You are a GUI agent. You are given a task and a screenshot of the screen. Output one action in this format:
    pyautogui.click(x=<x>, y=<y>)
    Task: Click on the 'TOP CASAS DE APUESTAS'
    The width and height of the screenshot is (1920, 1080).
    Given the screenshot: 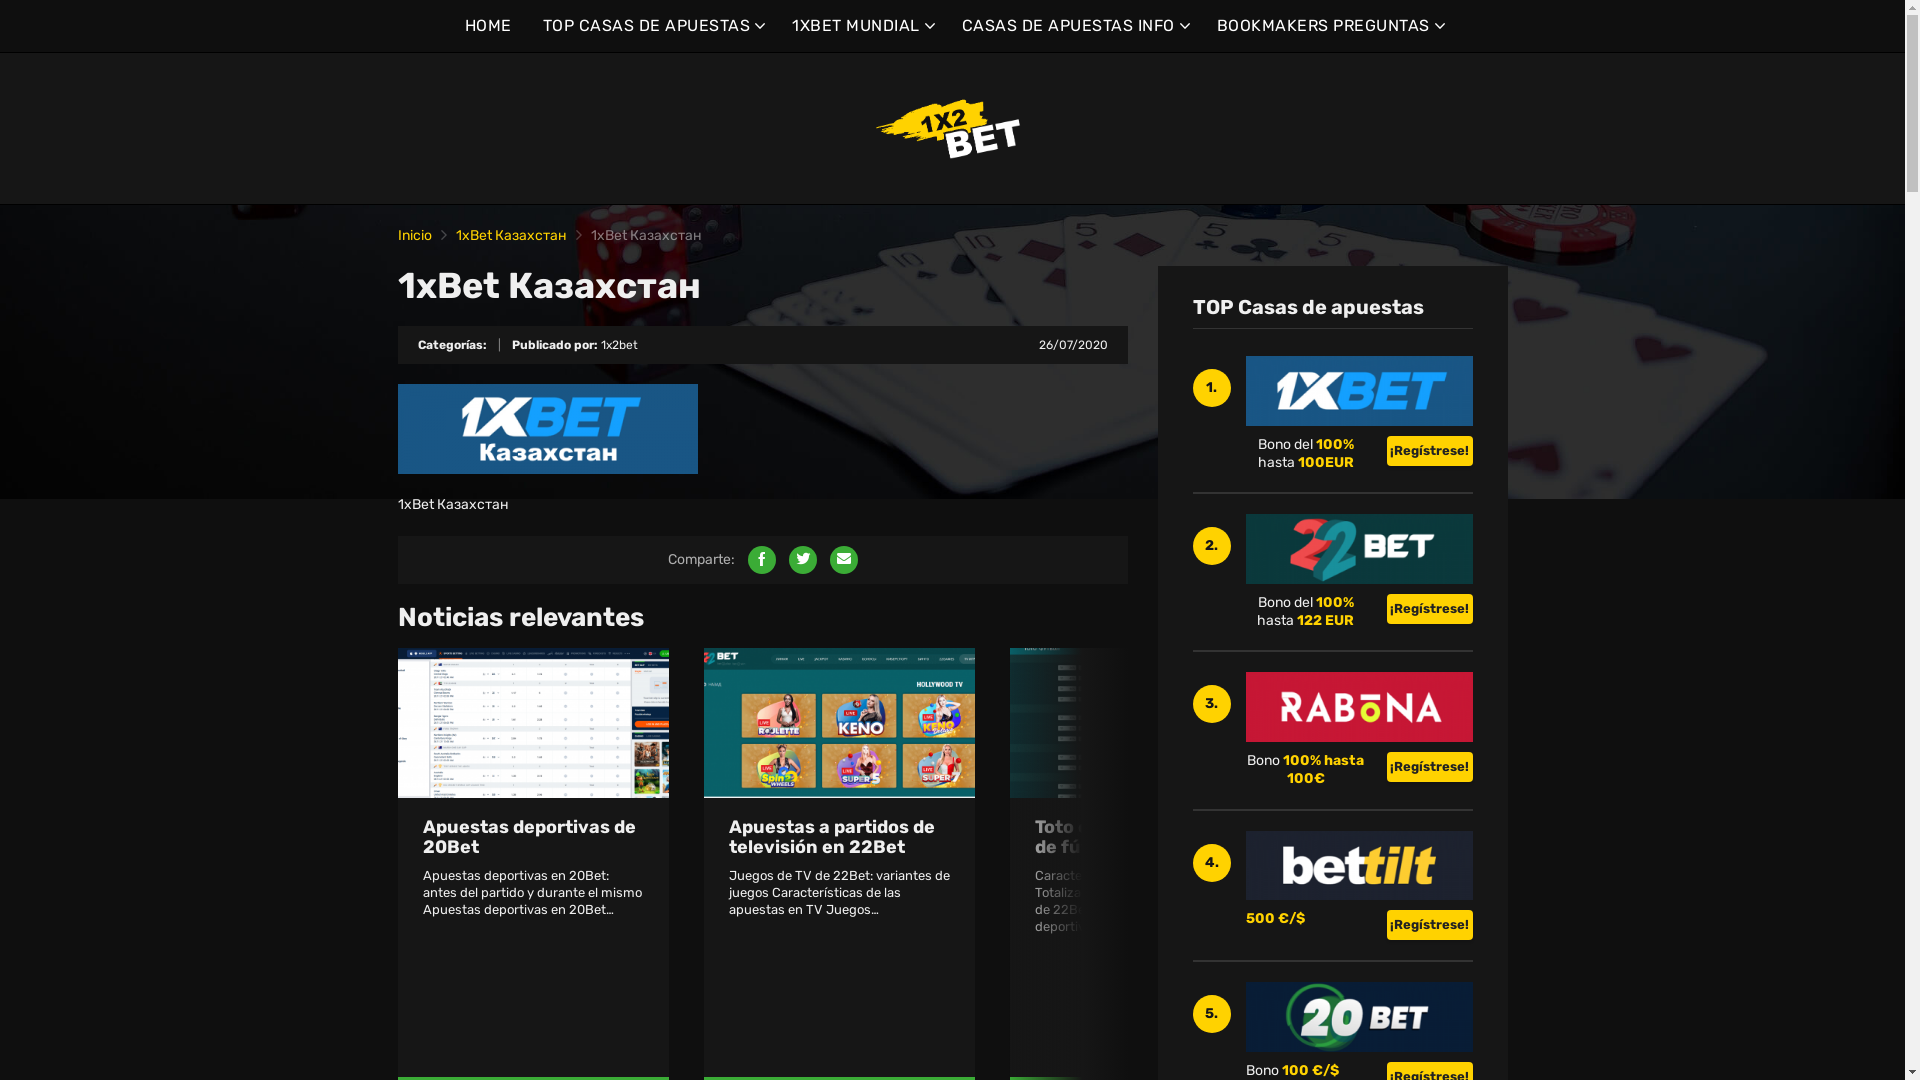 What is the action you would take?
    pyautogui.click(x=542, y=26)
    